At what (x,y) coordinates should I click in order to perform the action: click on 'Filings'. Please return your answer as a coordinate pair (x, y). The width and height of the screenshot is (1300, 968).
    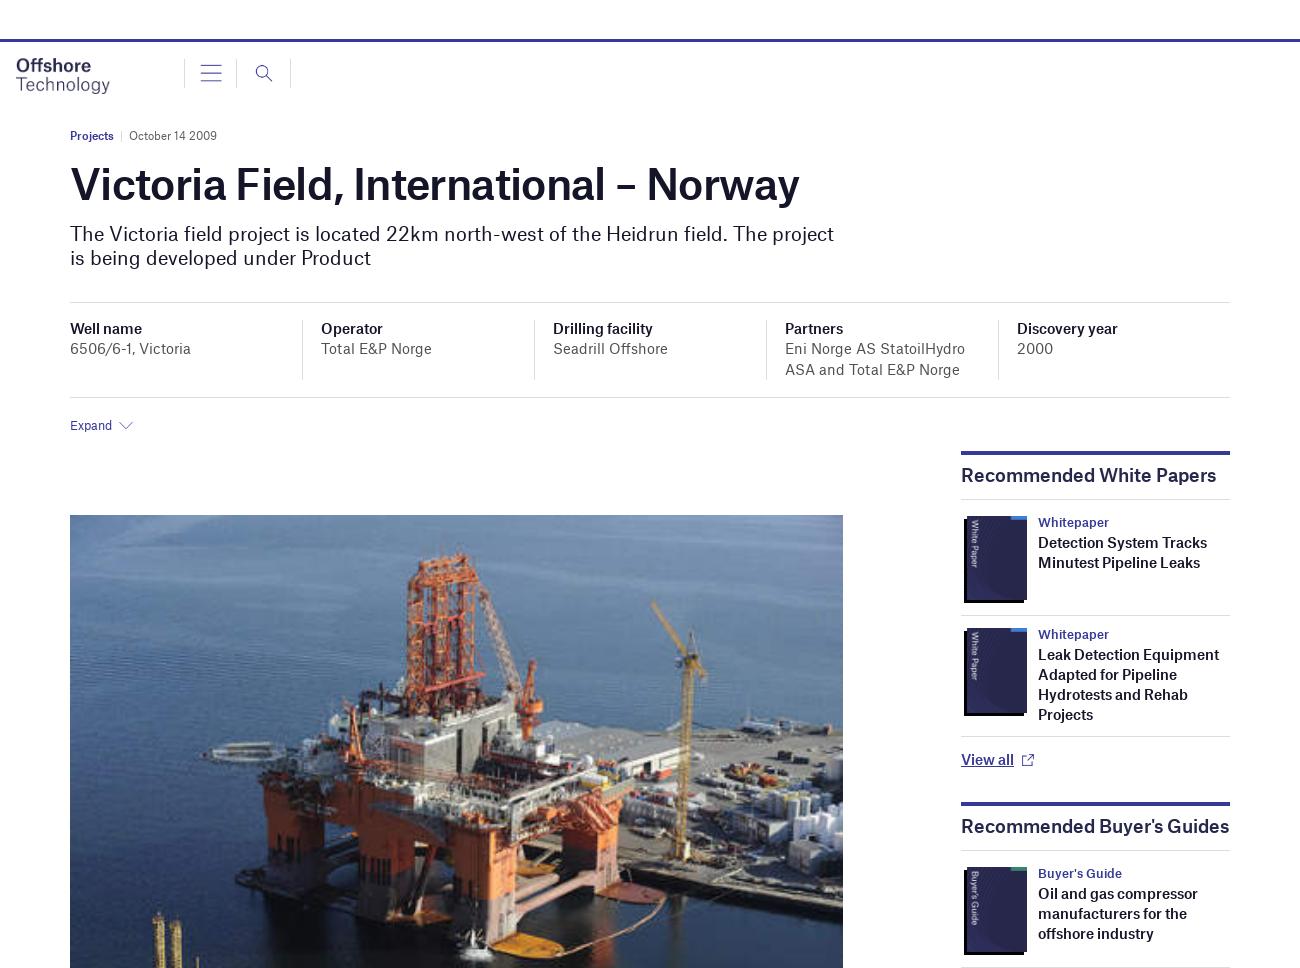
    Looking at the image, I should click on (78, 194).